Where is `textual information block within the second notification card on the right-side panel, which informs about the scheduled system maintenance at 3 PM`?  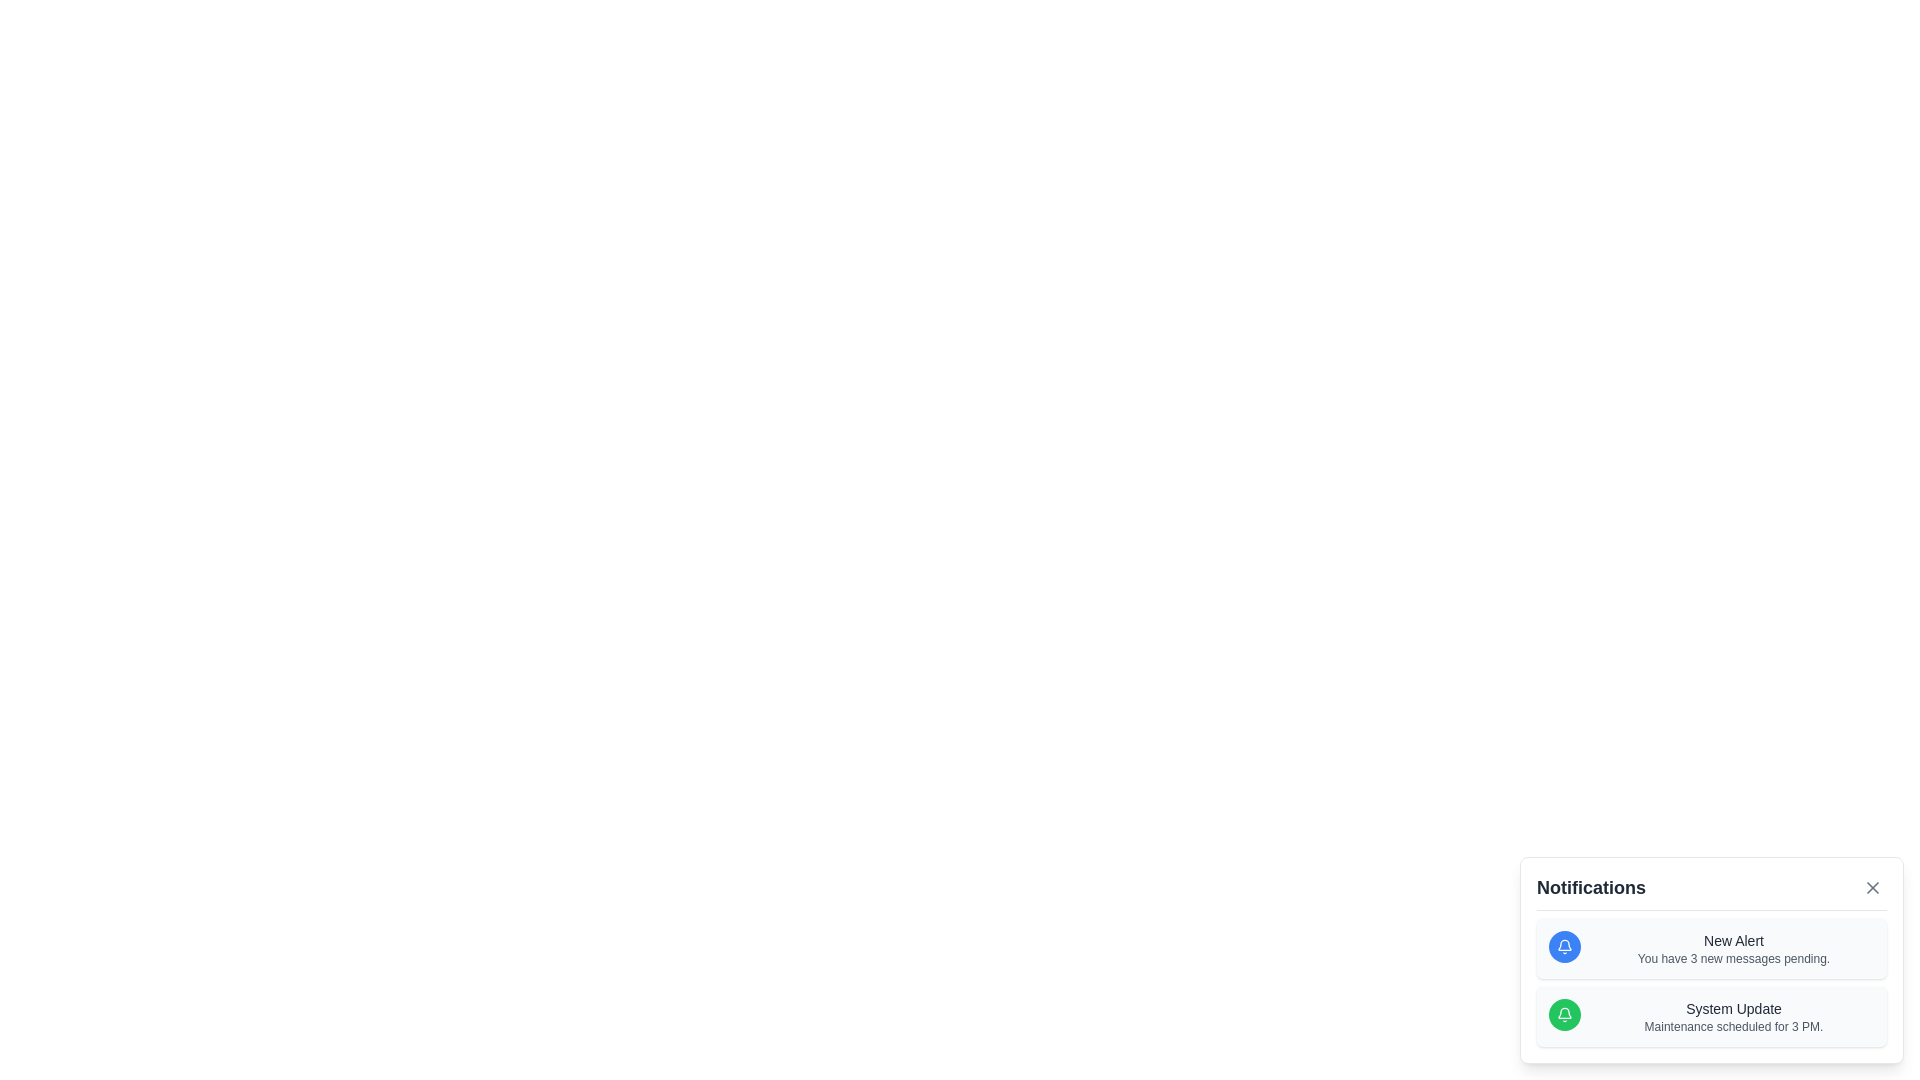 textual information block within the second notification card on the right-side panel, which informs about the scheduled system maintenance at 3 PM is located at coordinates (1732, 1017).